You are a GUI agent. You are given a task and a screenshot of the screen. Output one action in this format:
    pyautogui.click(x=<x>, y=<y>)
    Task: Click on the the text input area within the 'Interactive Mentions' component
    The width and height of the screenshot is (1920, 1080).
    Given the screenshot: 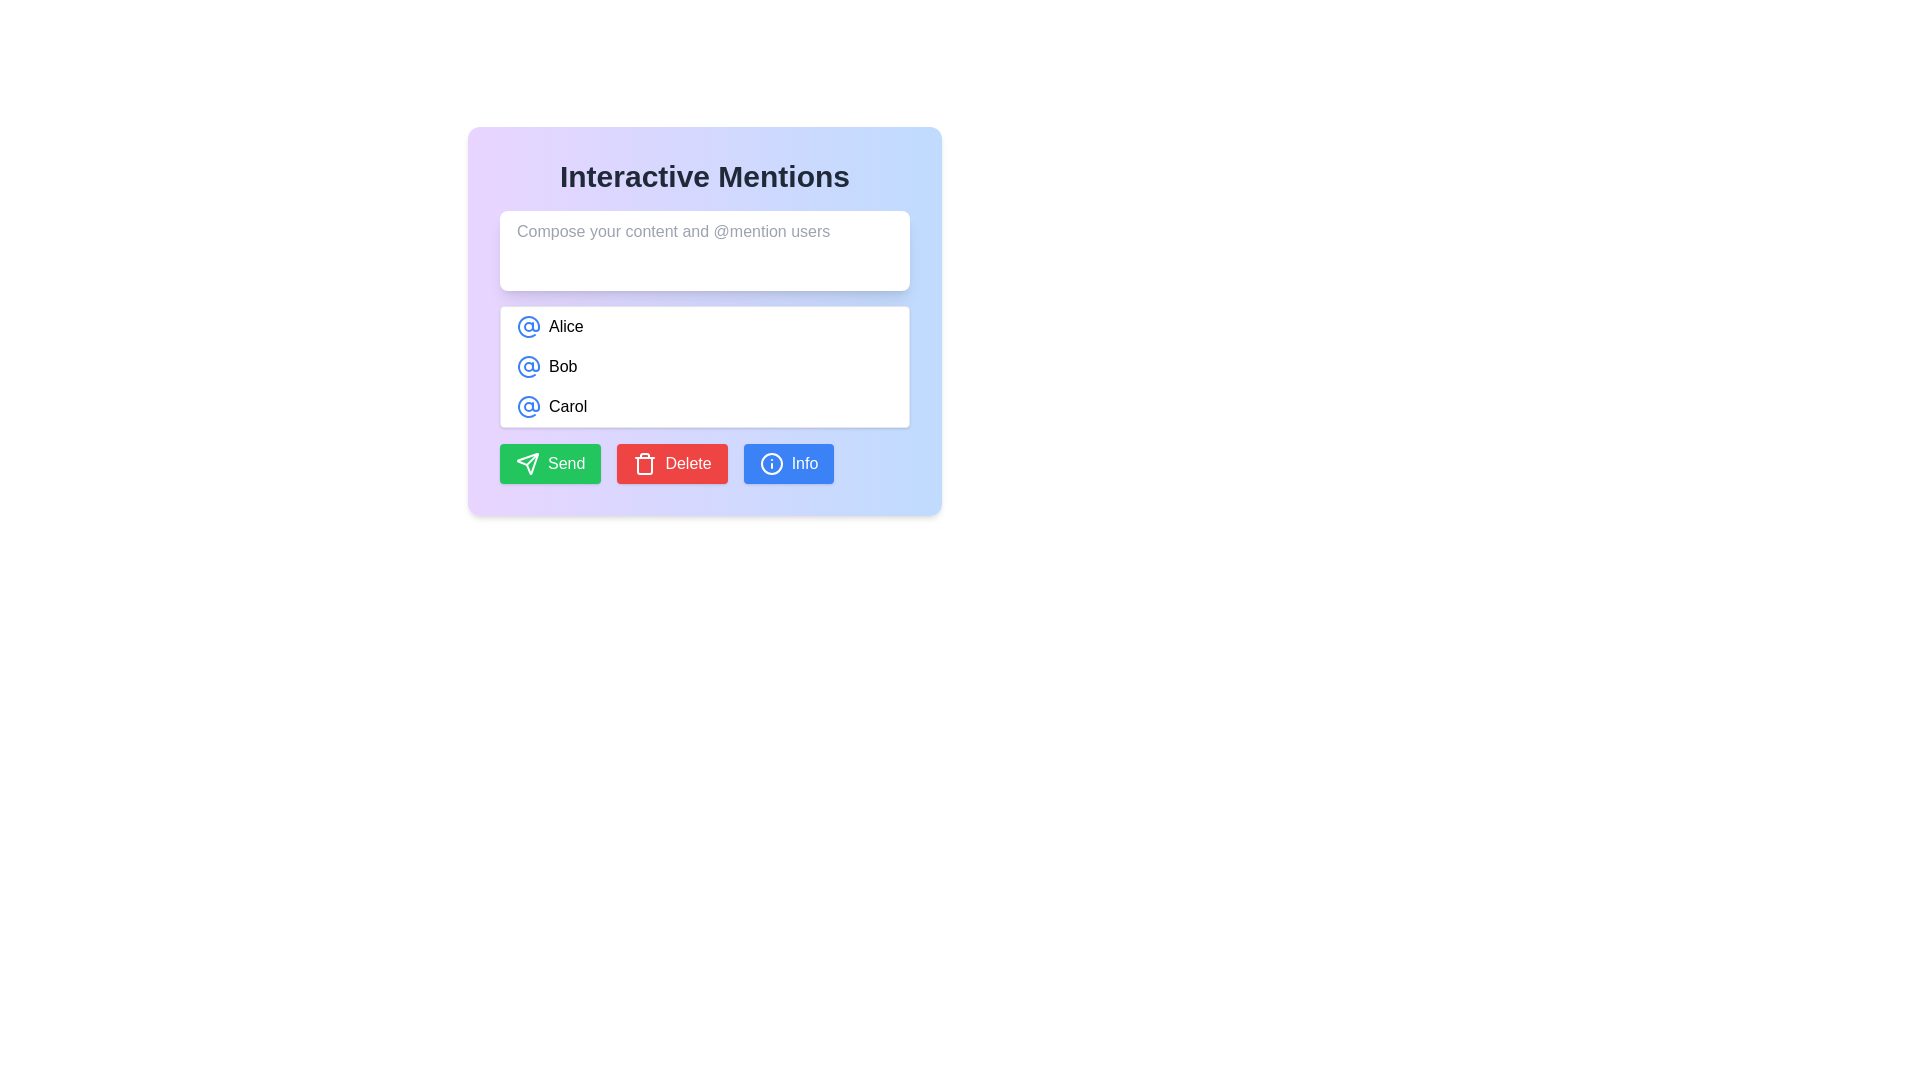 What is the action you would take?
    pyautogui.click(x=705, y=319)
    